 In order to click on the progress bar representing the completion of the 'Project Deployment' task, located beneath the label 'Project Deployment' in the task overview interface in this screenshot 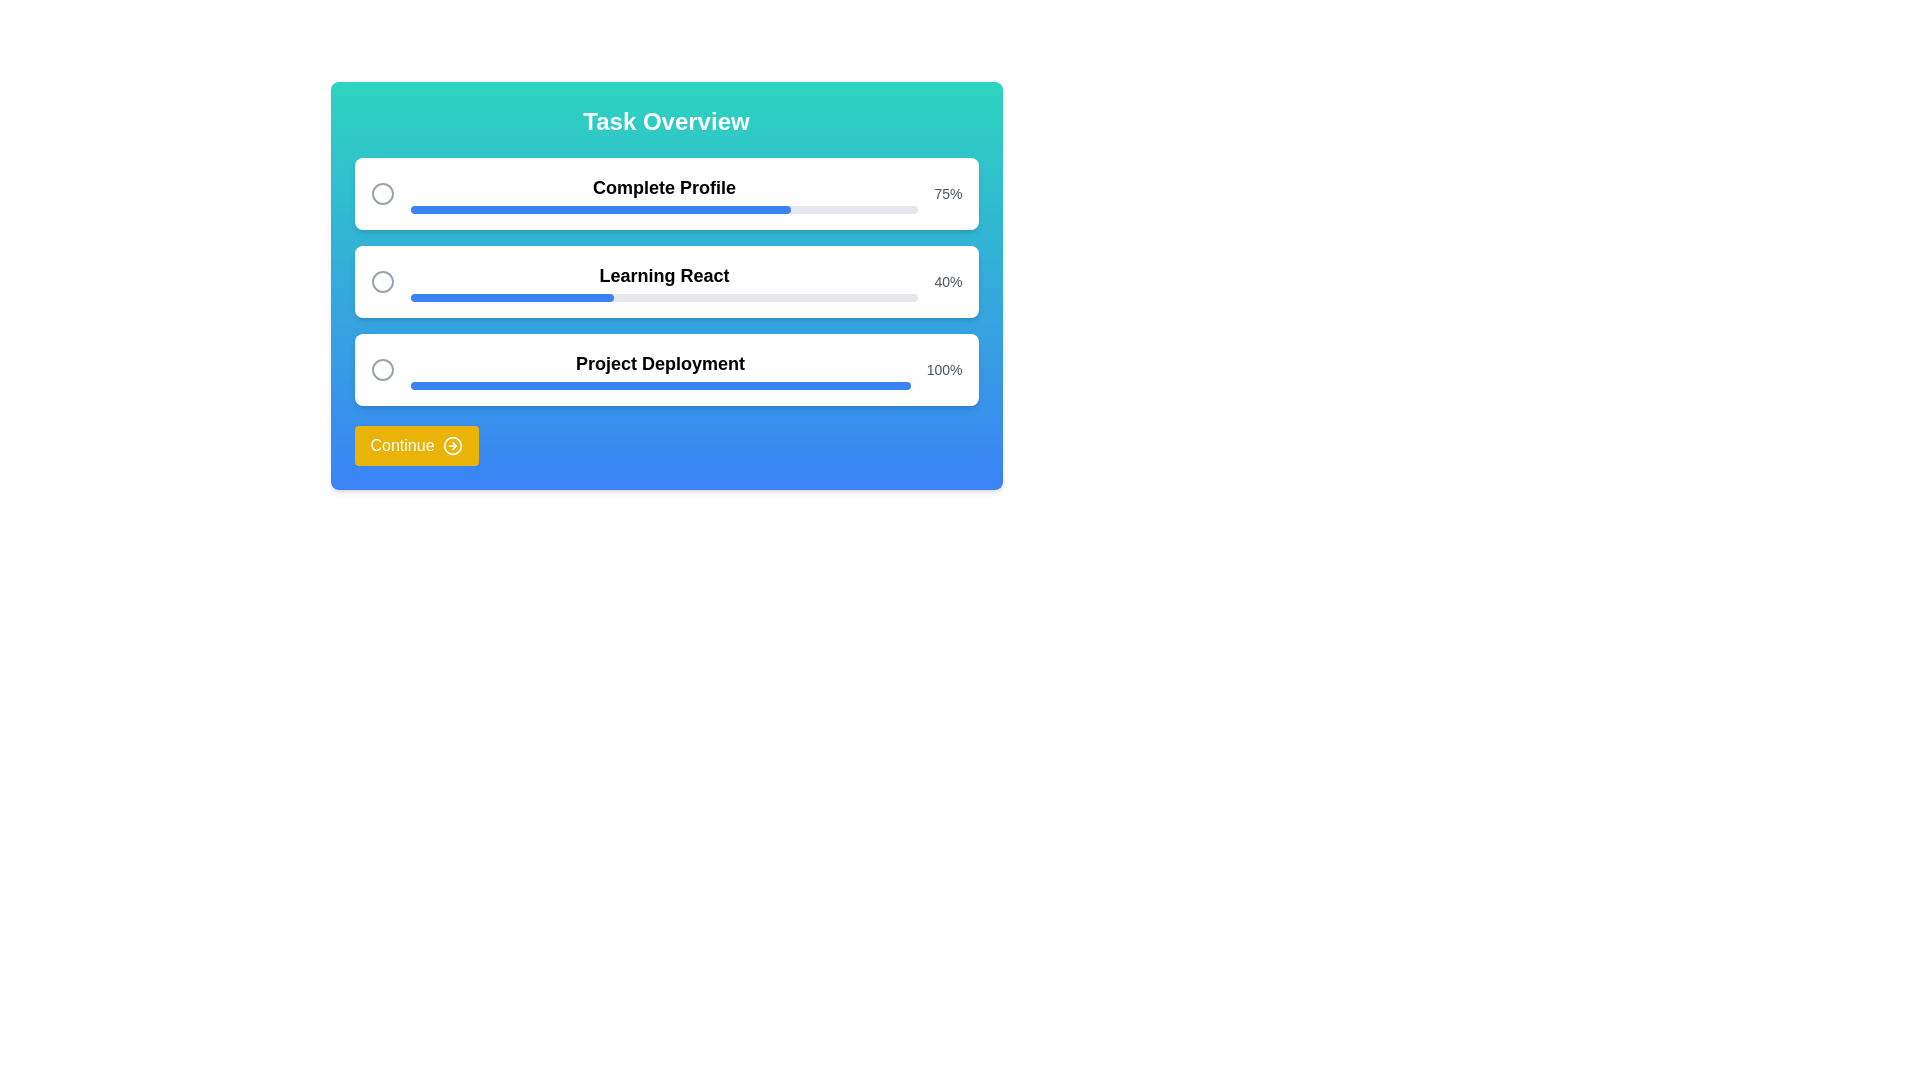, I will do `click(660, 385)`.